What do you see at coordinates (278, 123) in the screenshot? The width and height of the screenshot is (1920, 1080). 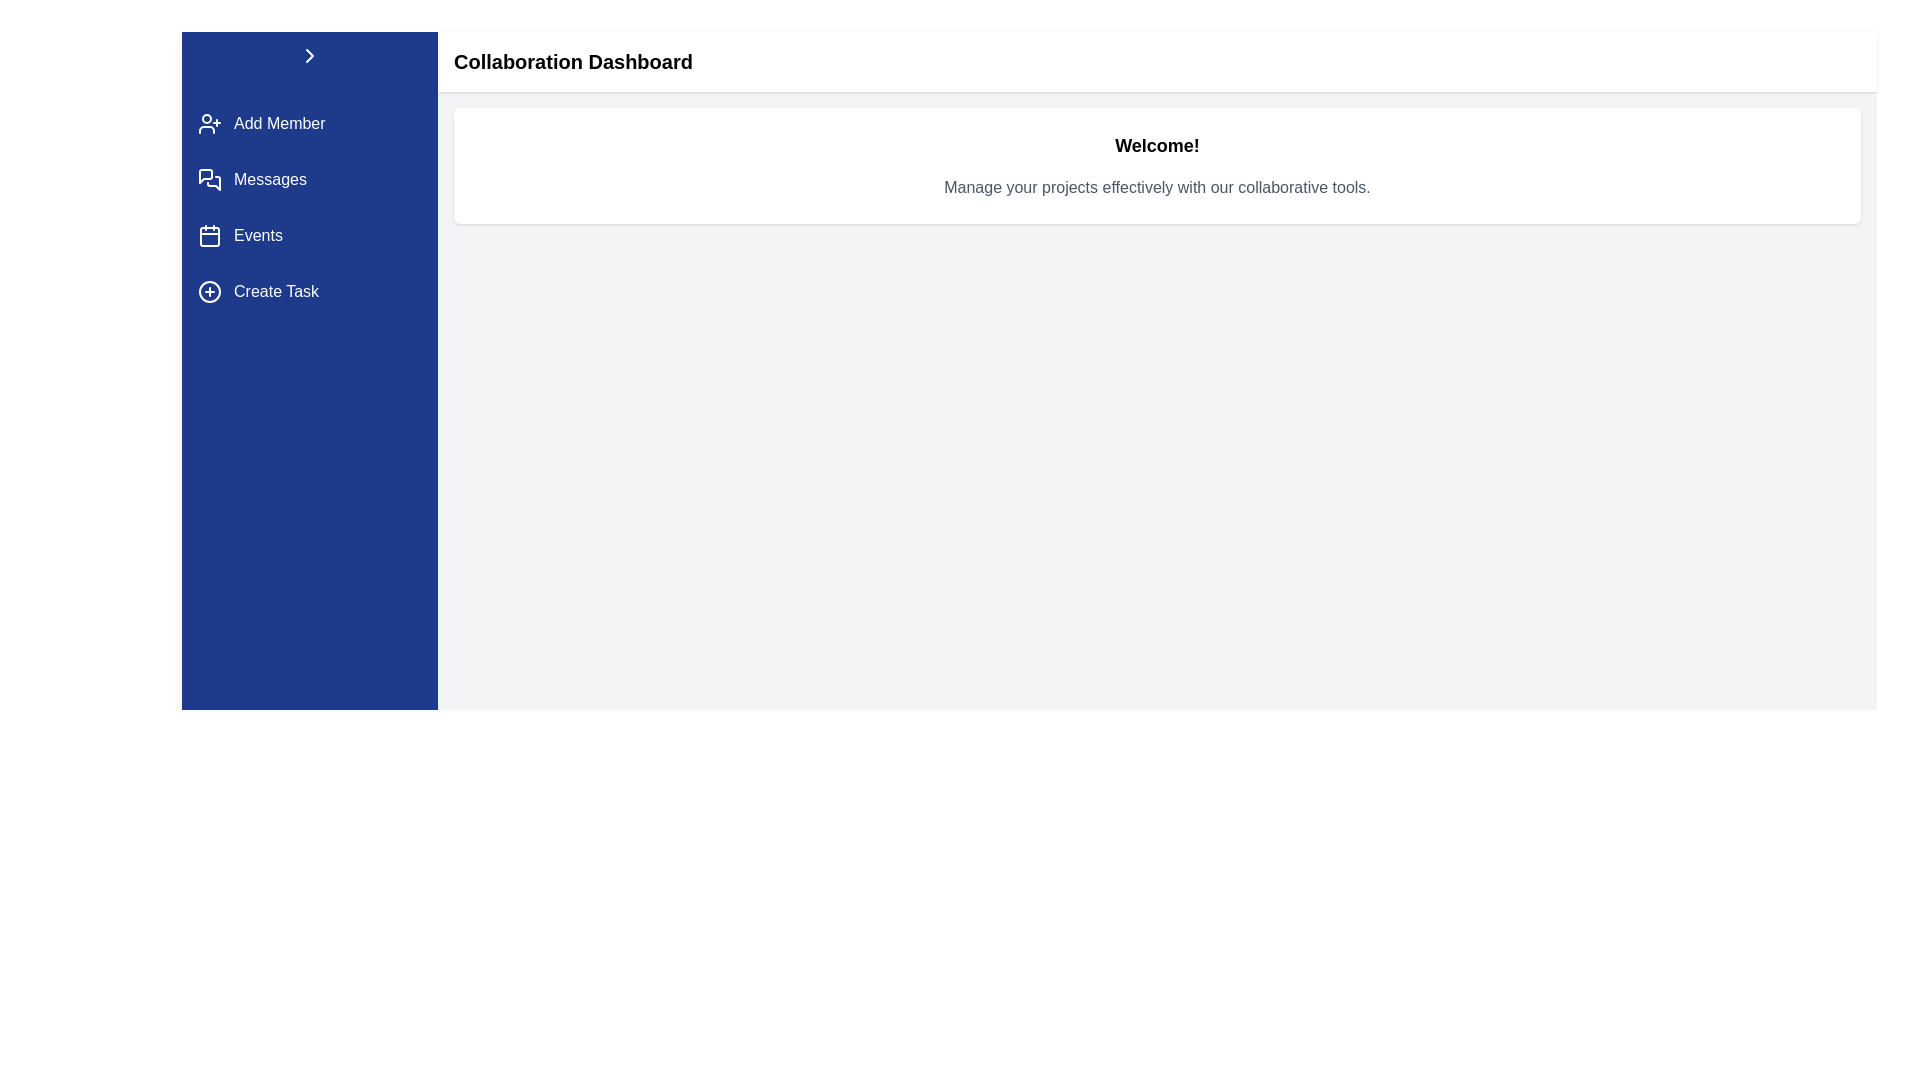 I see `text of the Text Label indicating the action of adding a new member, positioned in the left vertical navigation menu below the person with a plus sign icon` at bounding box center [278, 123].